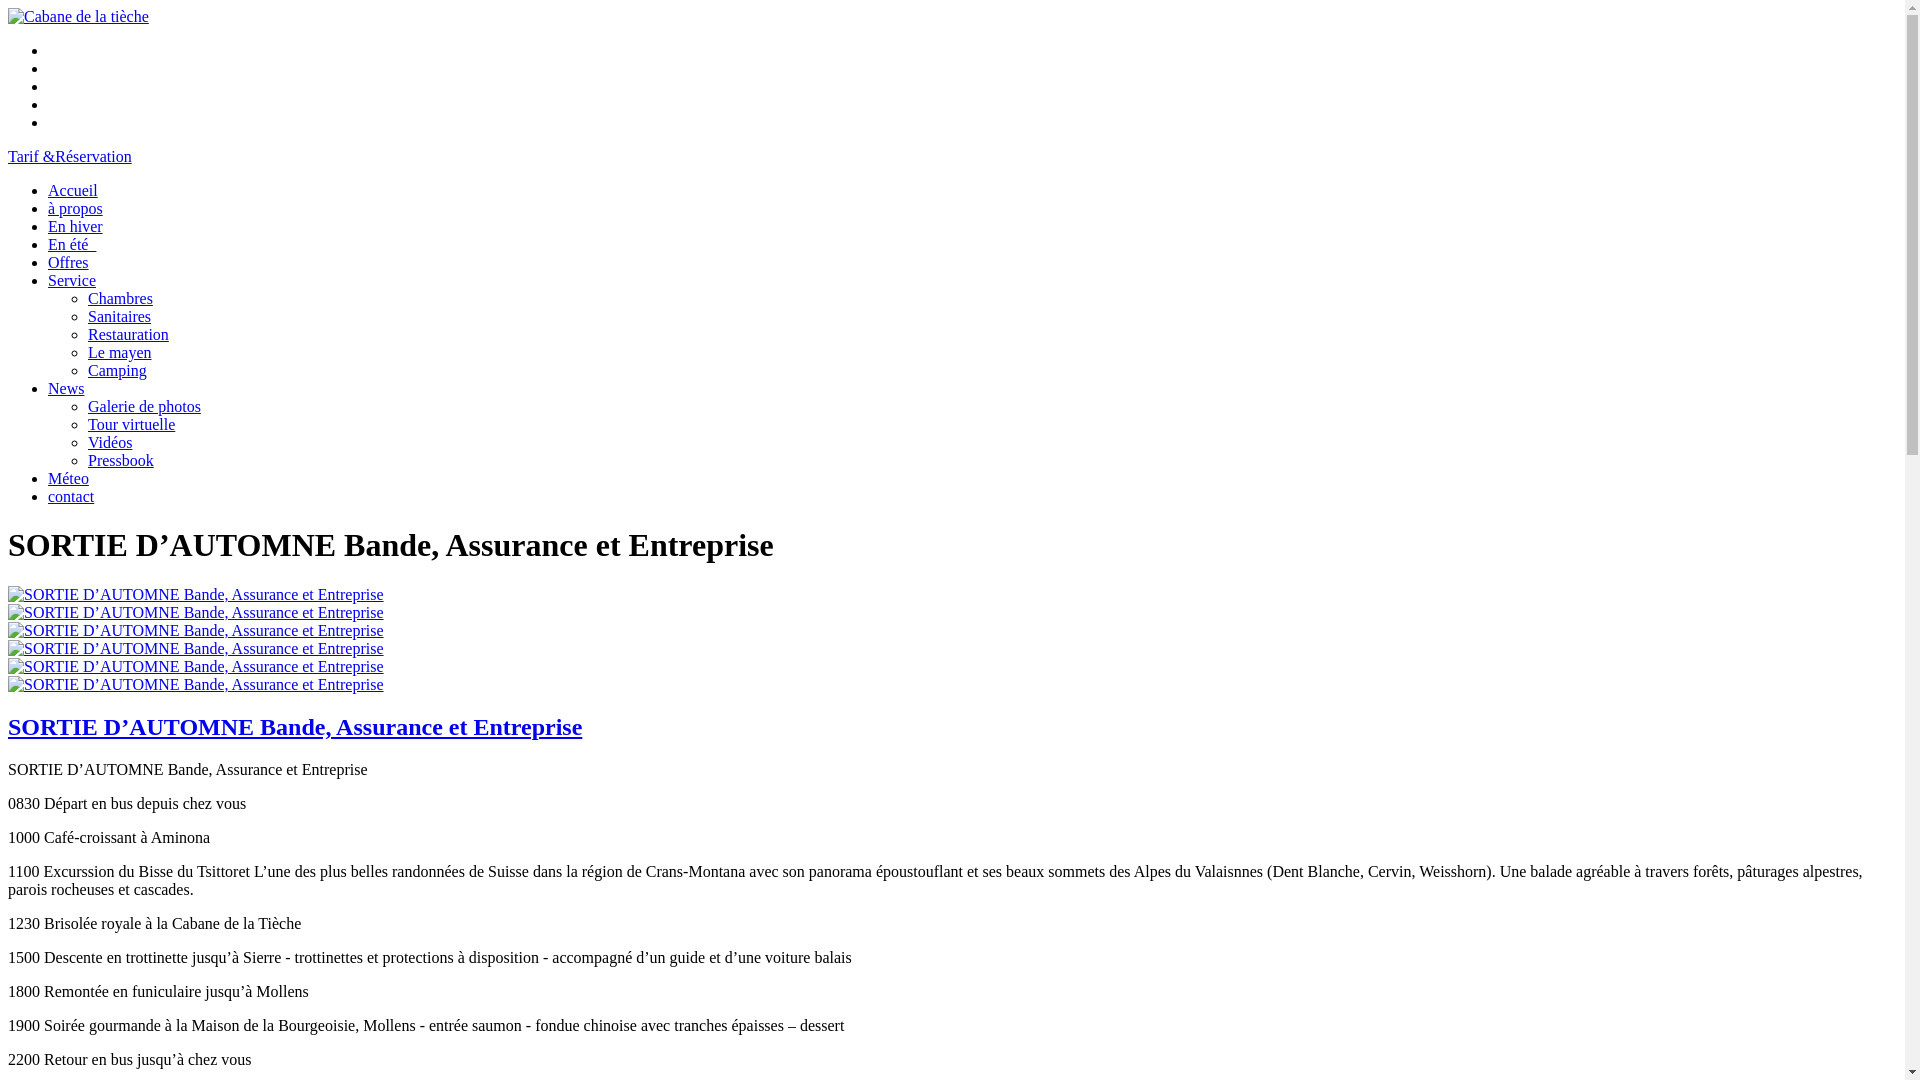  What do you see at coordinates (143, 405) in the screenshot?
I see `'Galerie de photos'` at bounding box center [143, 405].